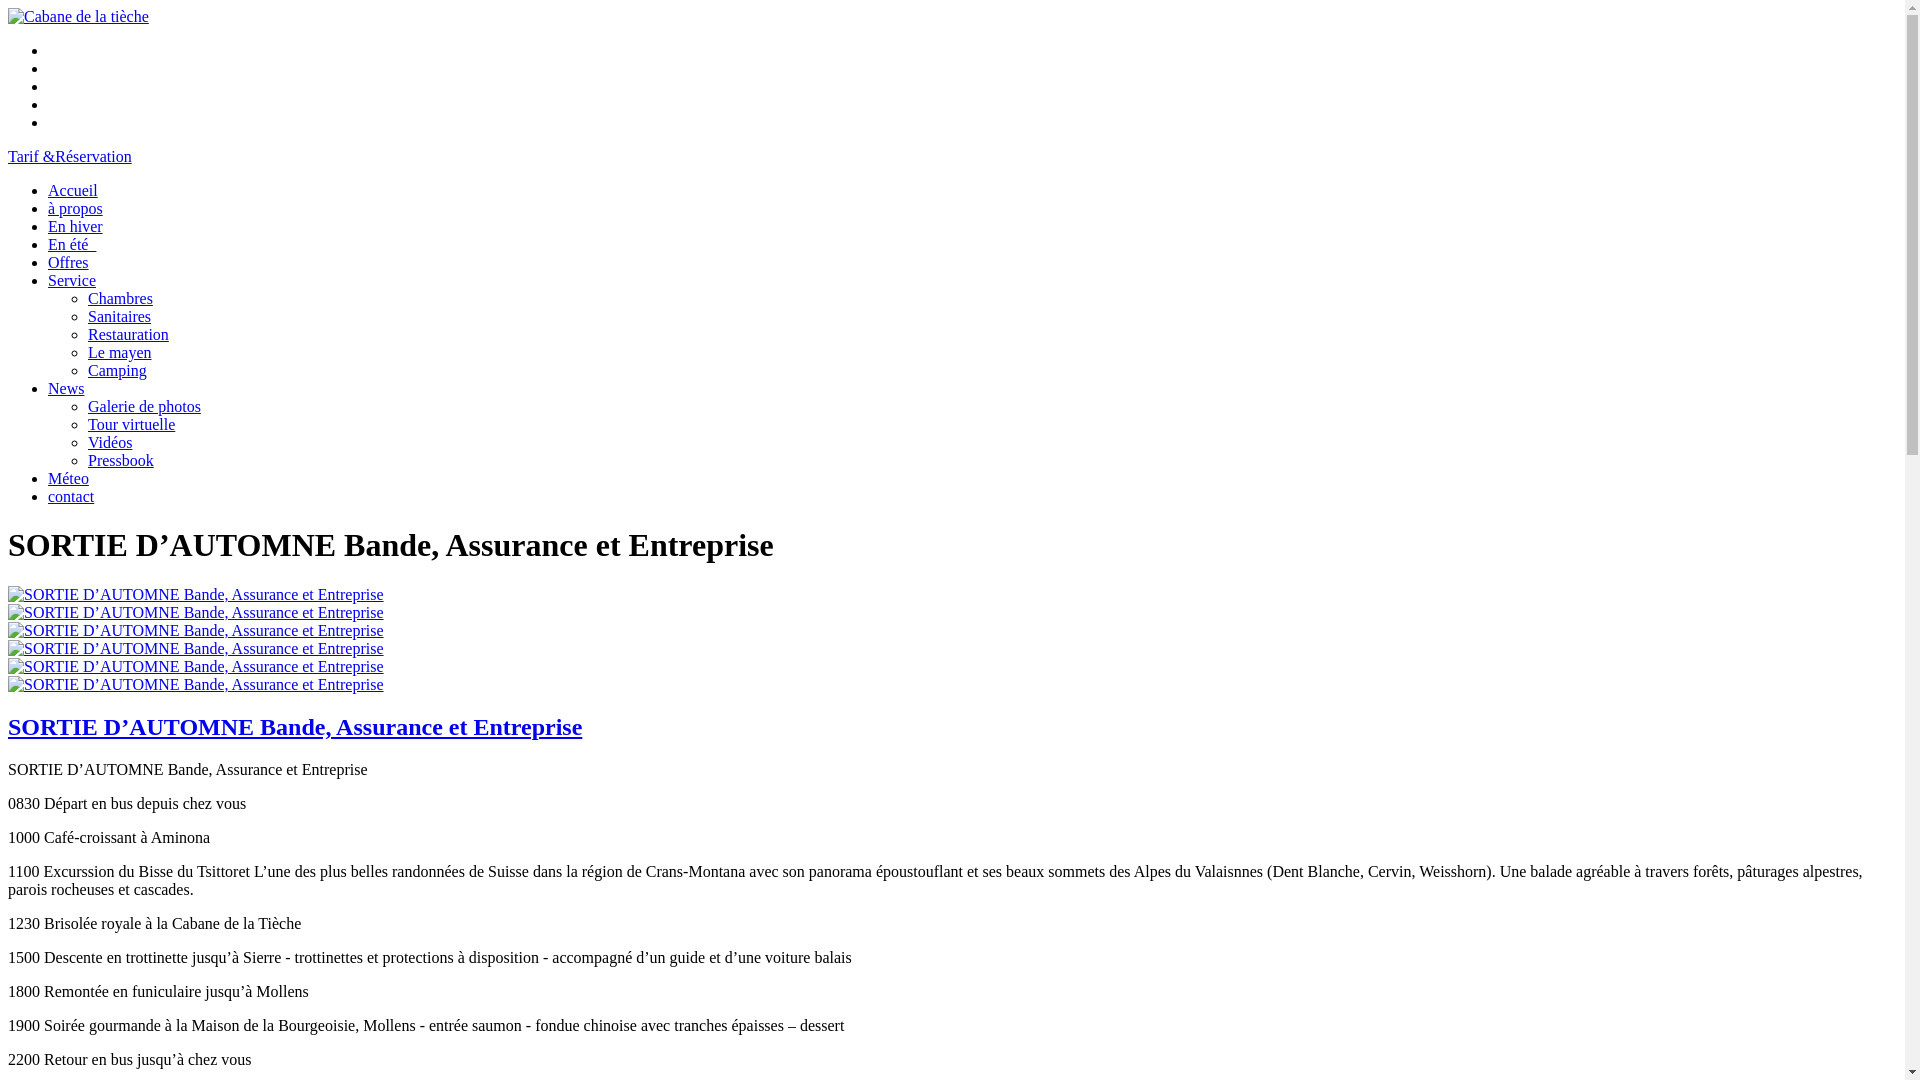  What do you see at coordinates (143, 405) in the screenshot?
I see `'Galerie de photos'` at bounding box center [143, 405].